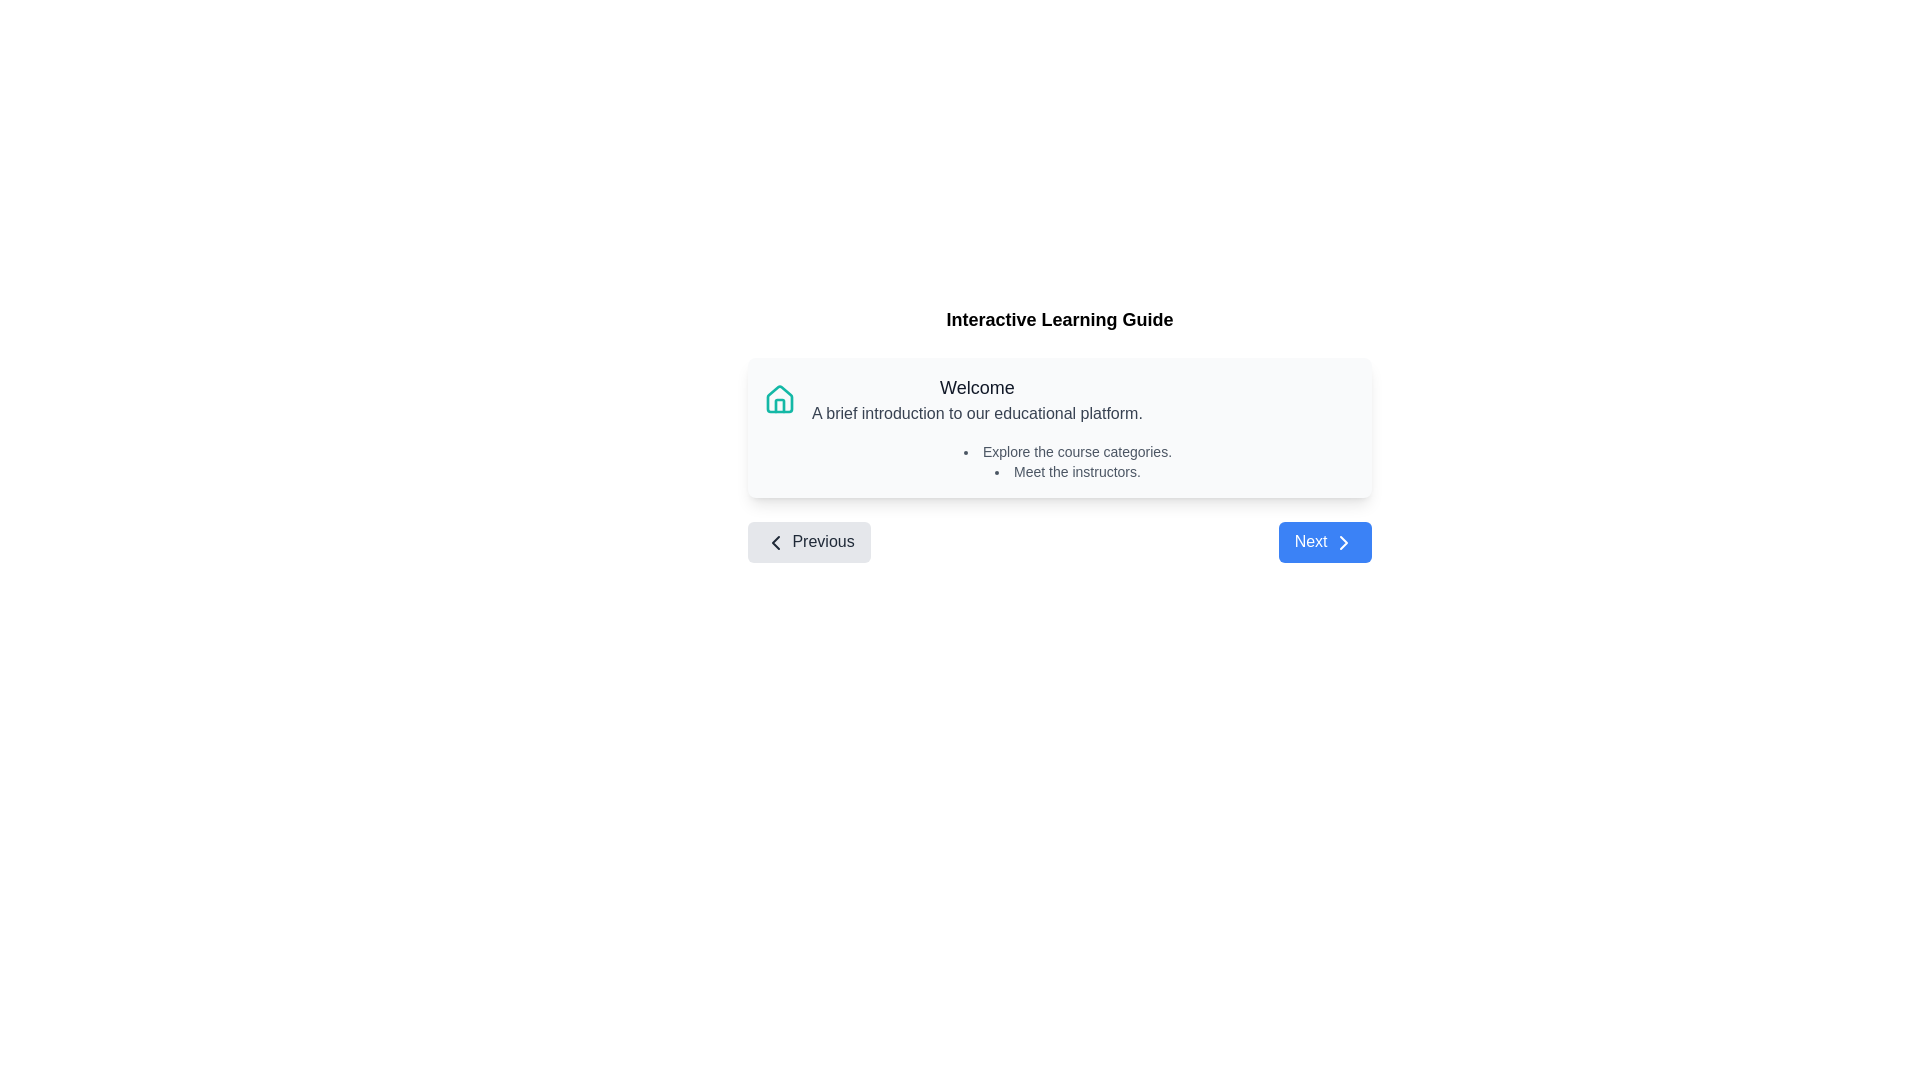  I want to click on the left-pointing chevron icon, which is part of the 'Previous' button located at the bottom-left of the main card interface, so click(775, 542).